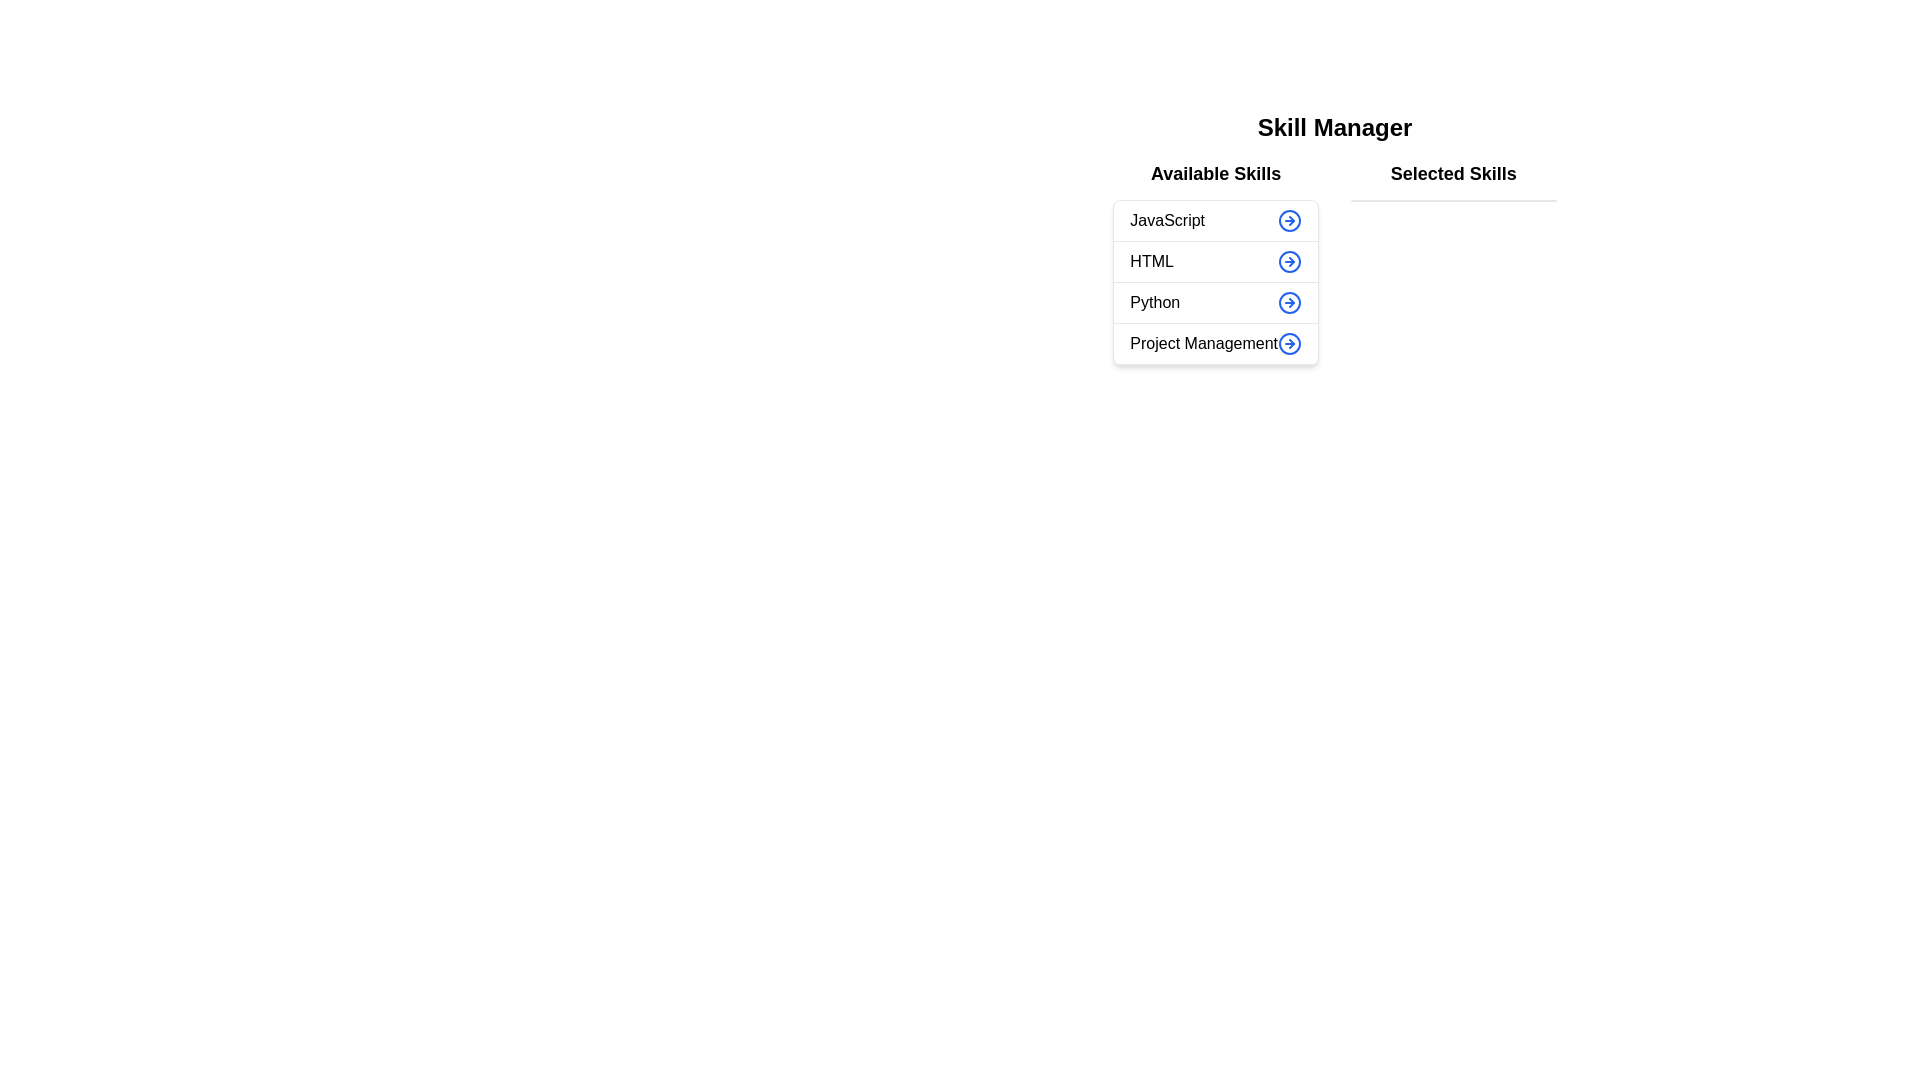  I want to click on the button corresponding to the skill JavaScript, so click(1290, 220).